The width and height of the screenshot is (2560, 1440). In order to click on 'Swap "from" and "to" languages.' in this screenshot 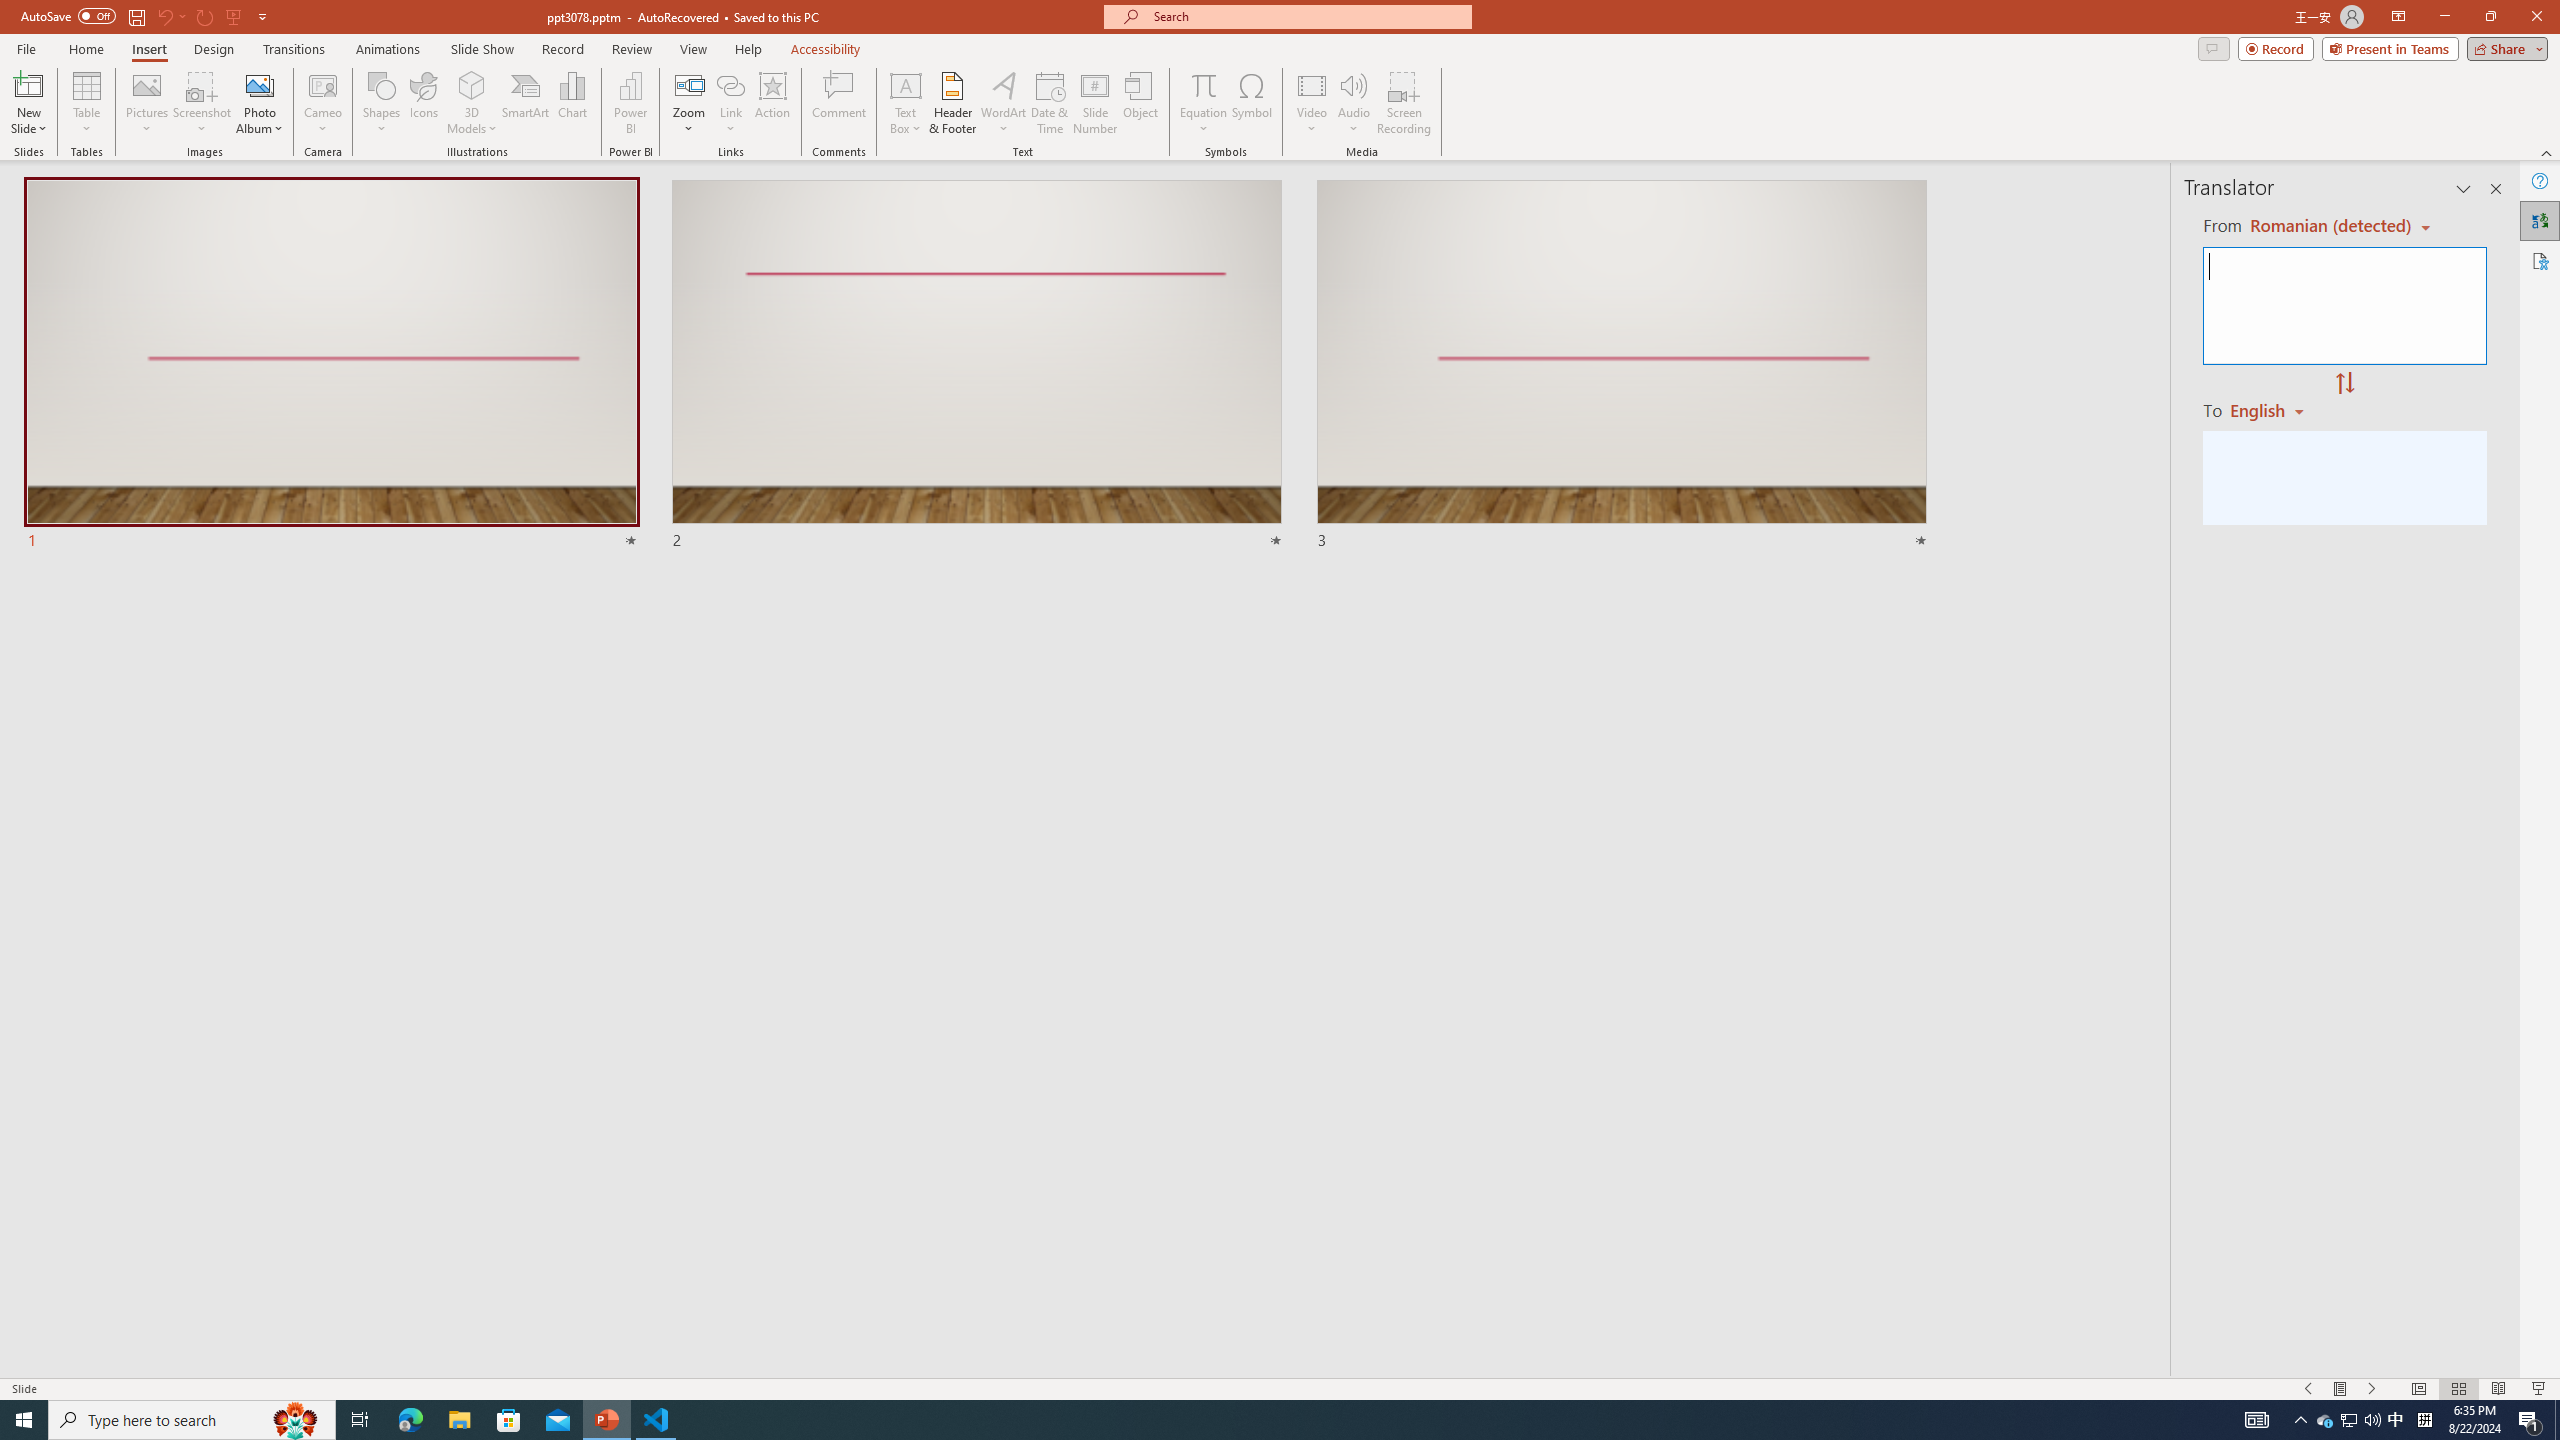, I will do `click(2343, 383)`.